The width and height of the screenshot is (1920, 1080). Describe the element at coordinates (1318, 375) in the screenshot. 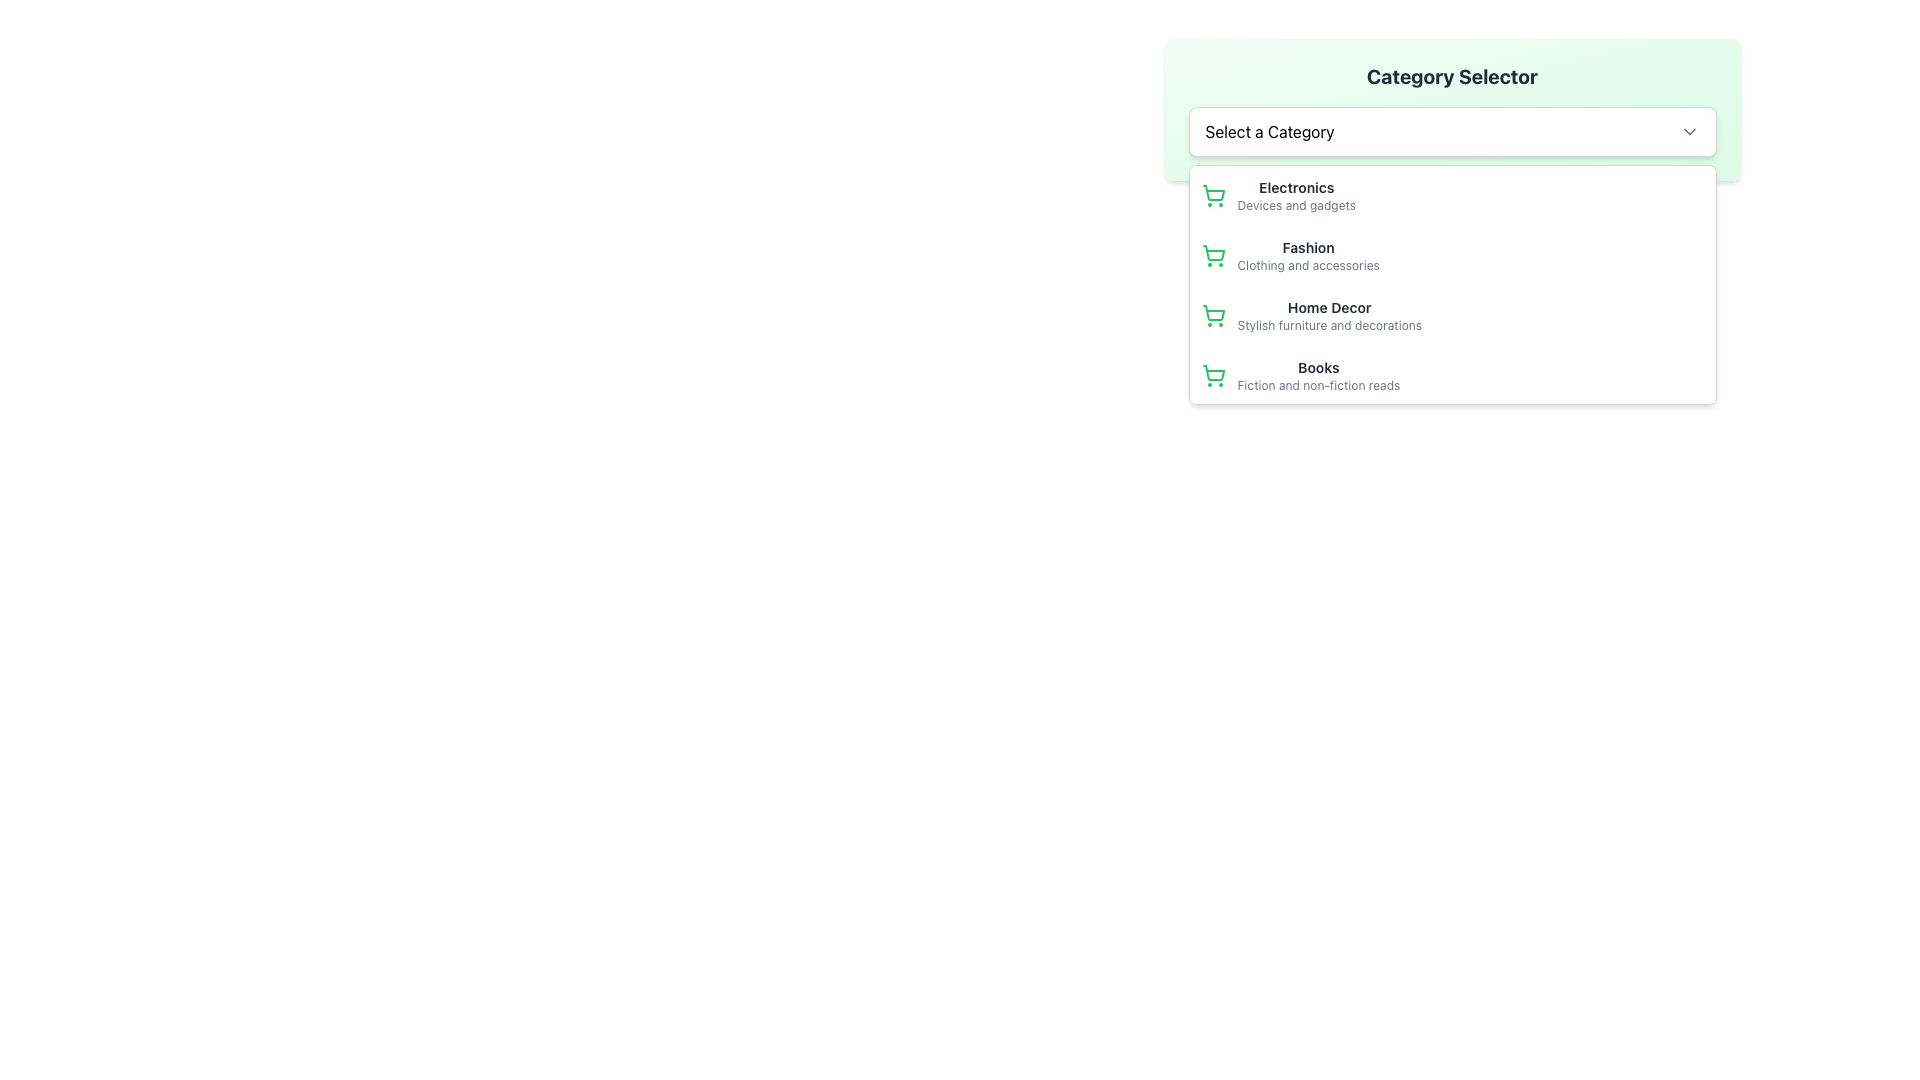

I see `the 'Books' category in the dropdown menu, which is the third option under 'Select a Category', styled with a bold label and a lighter subtitle` at that location.